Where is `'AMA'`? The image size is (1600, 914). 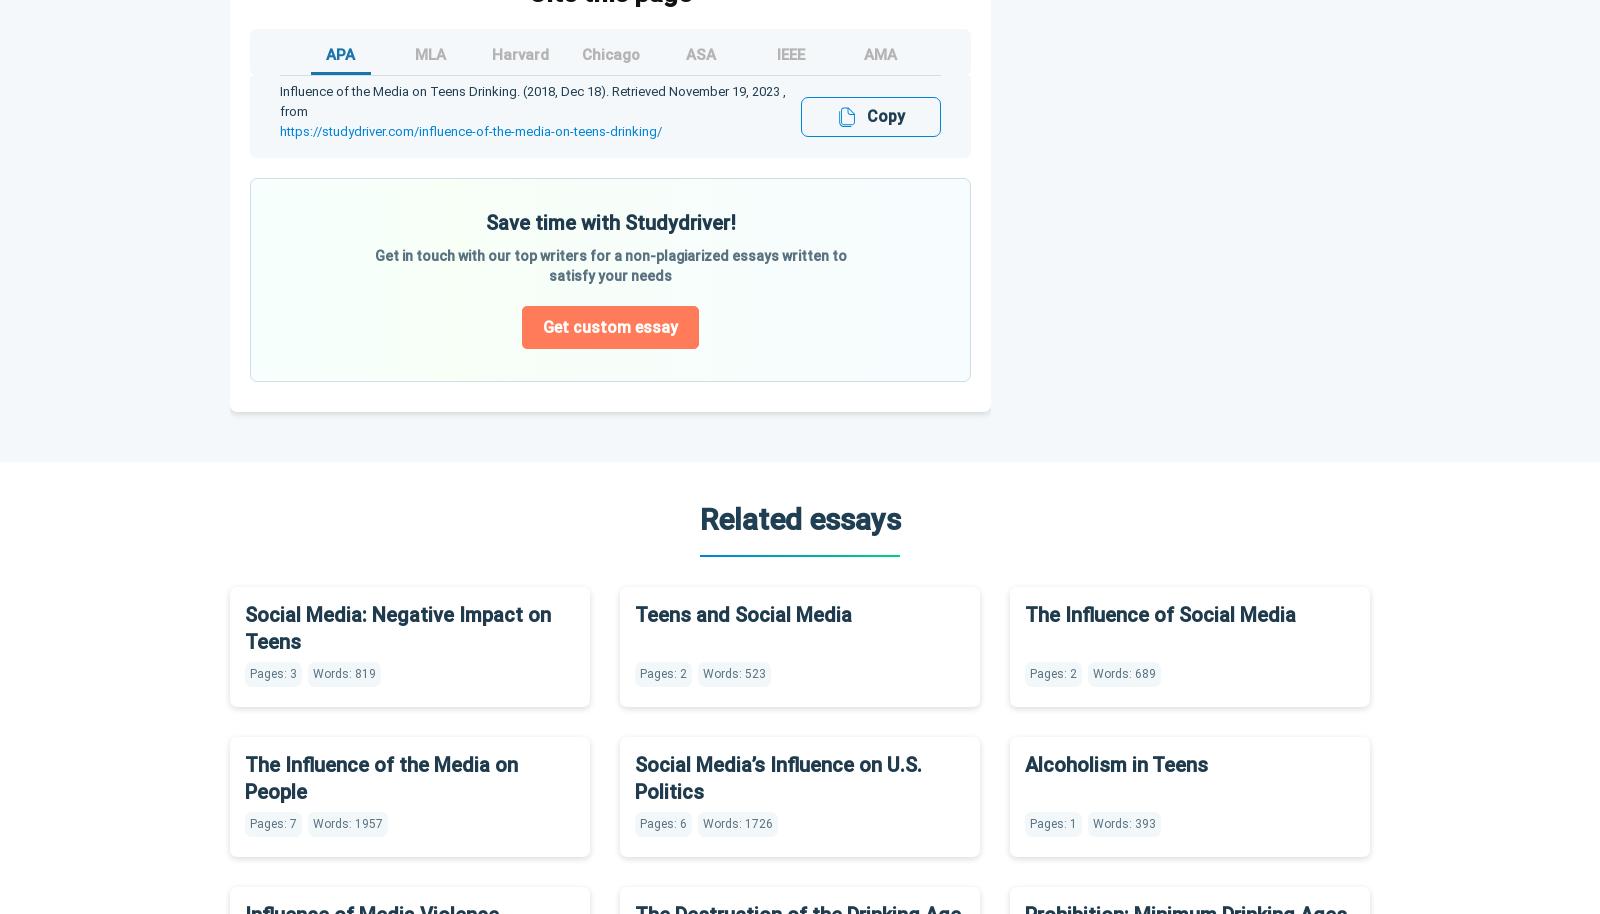
'AMA' is located at coordinates (879, 54).